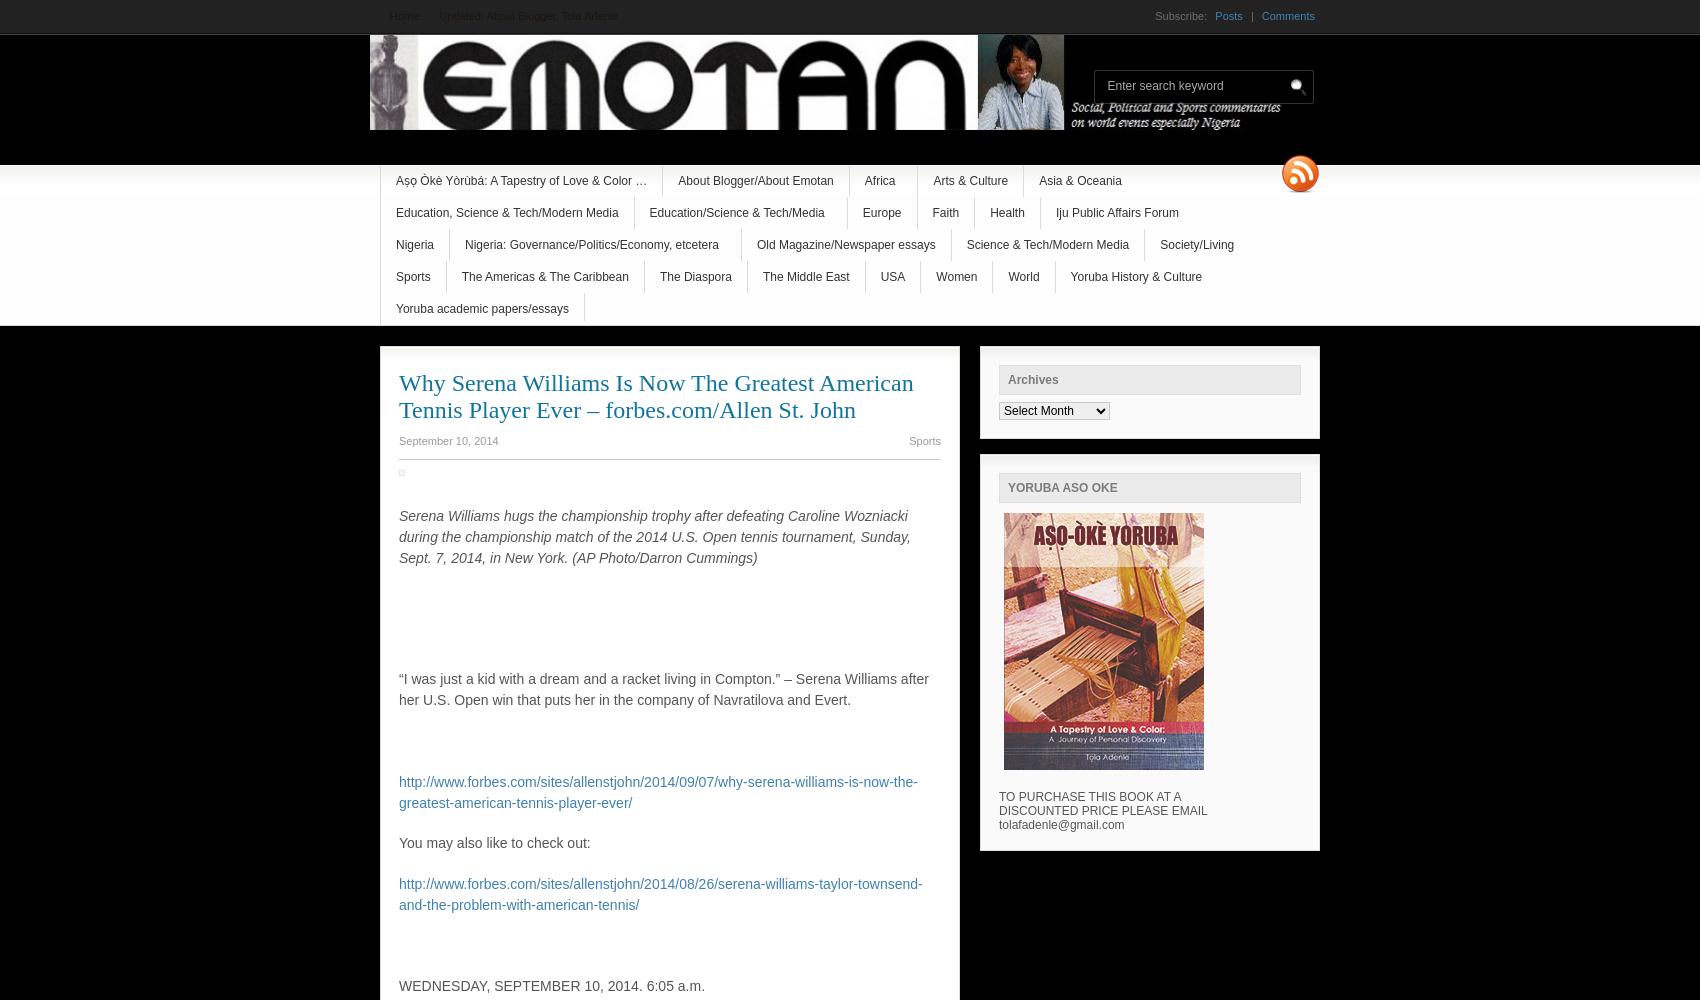 This screenshot has width=1700, height=1000. Describe the element at coordinates (1287, 16) in the screenshot. I see `'Comments'` at that location.